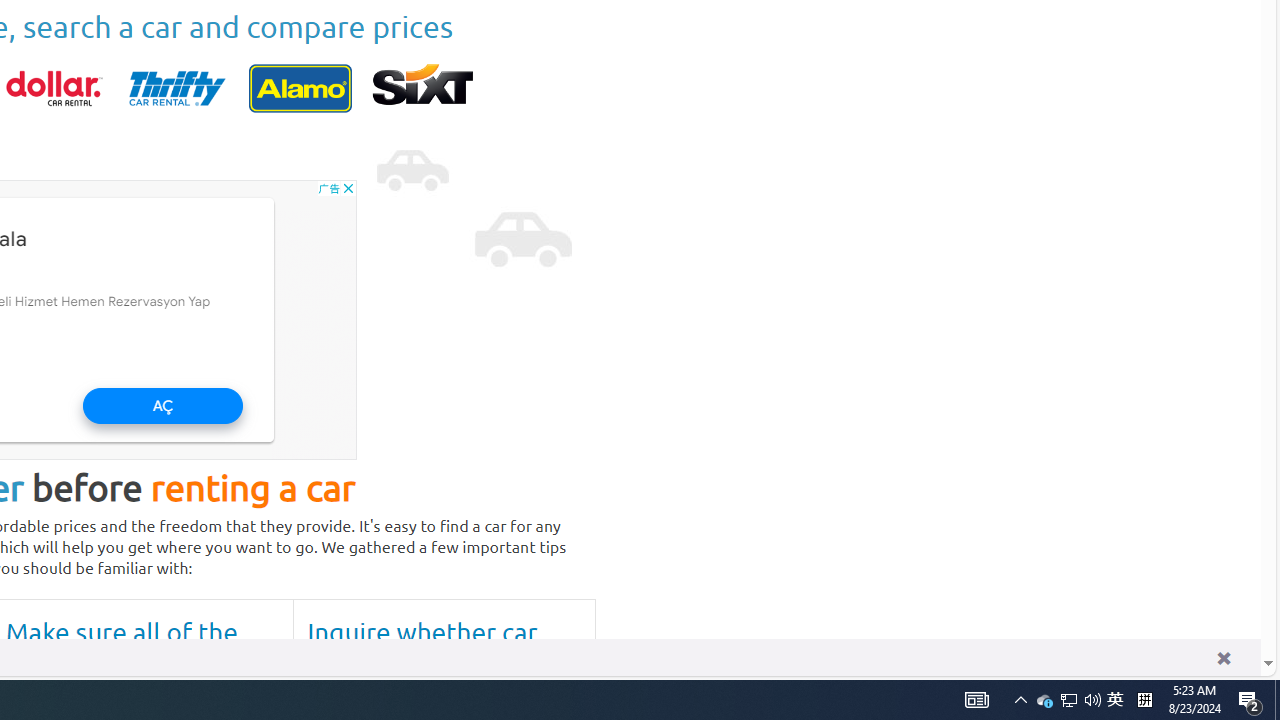 This screenshot has width=1280, height=720. Describe the element at coordinates (299, 87) in the screenshot. I see `'alamo'` at that location.